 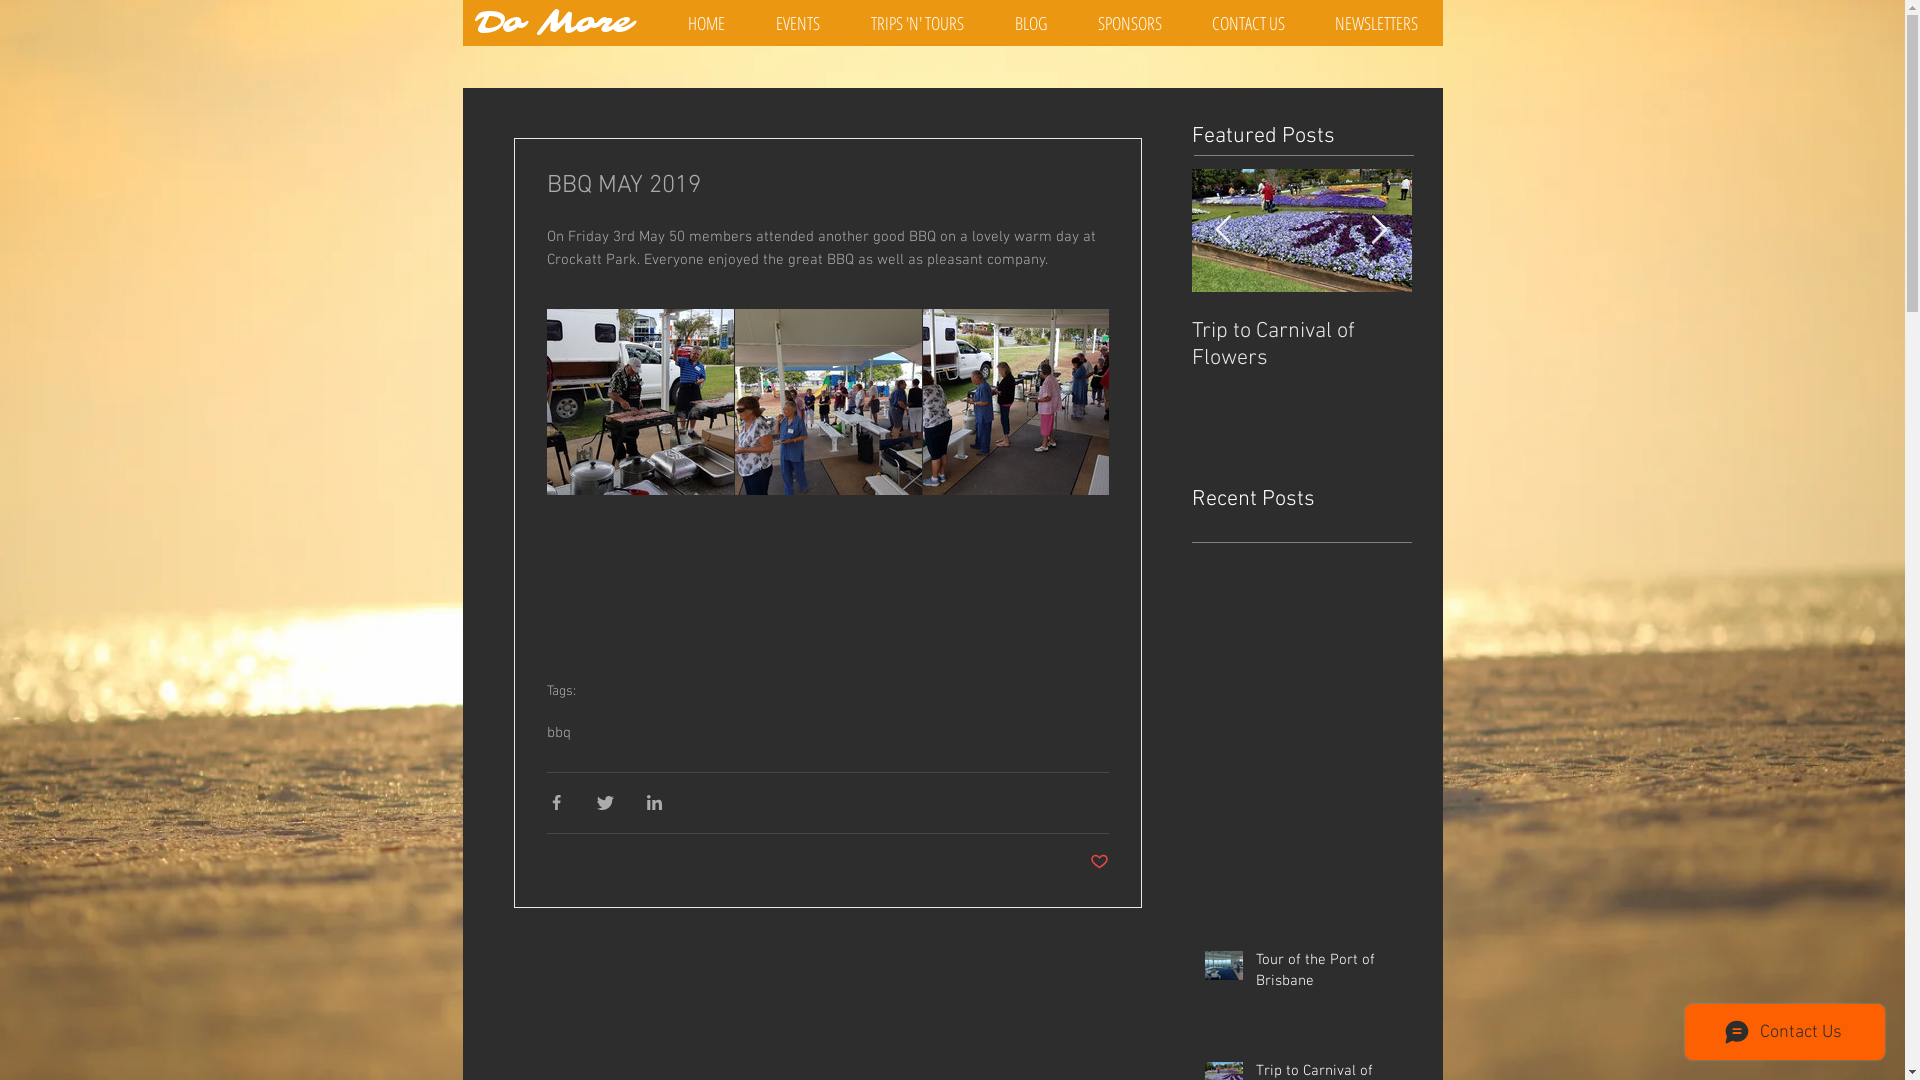 I want to click on 'BLOG', so click(x=1031, y=23).